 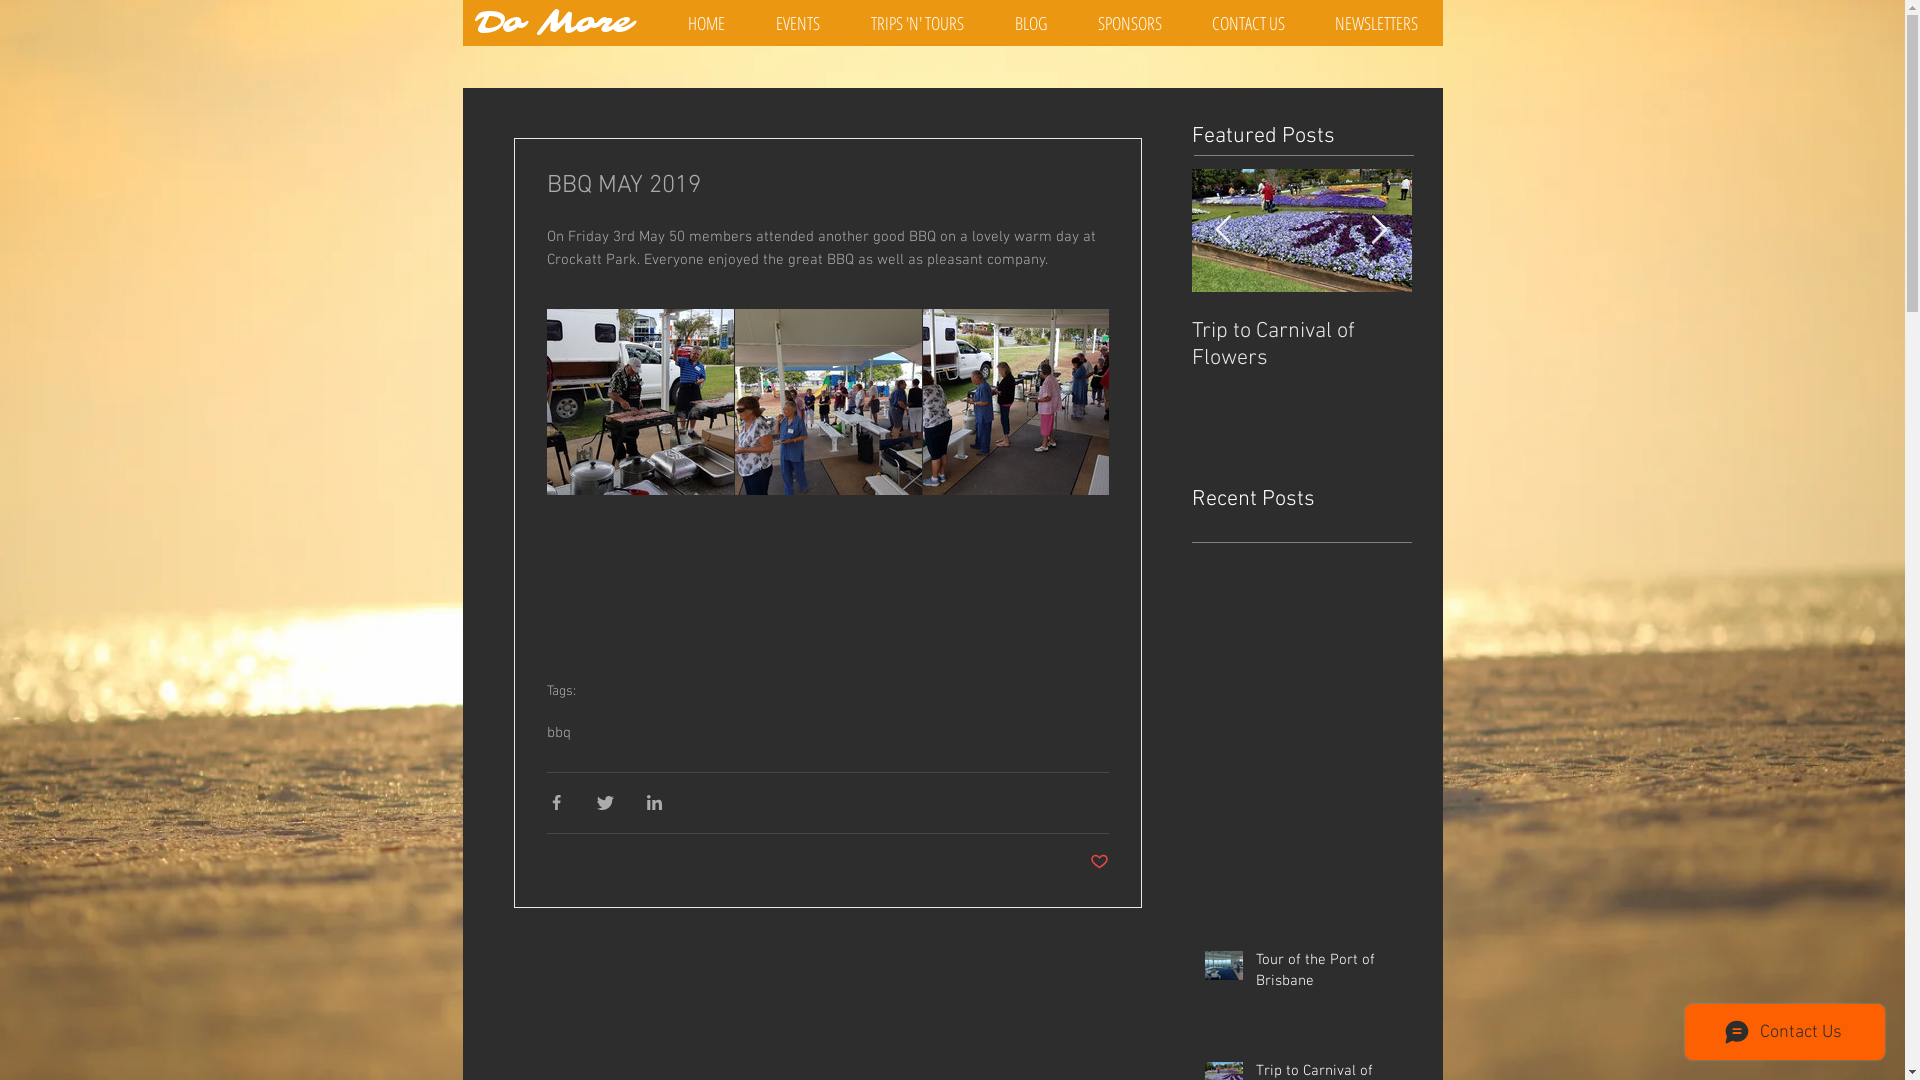 I want to click on 'BLOG', so click(x=1031, y=23).